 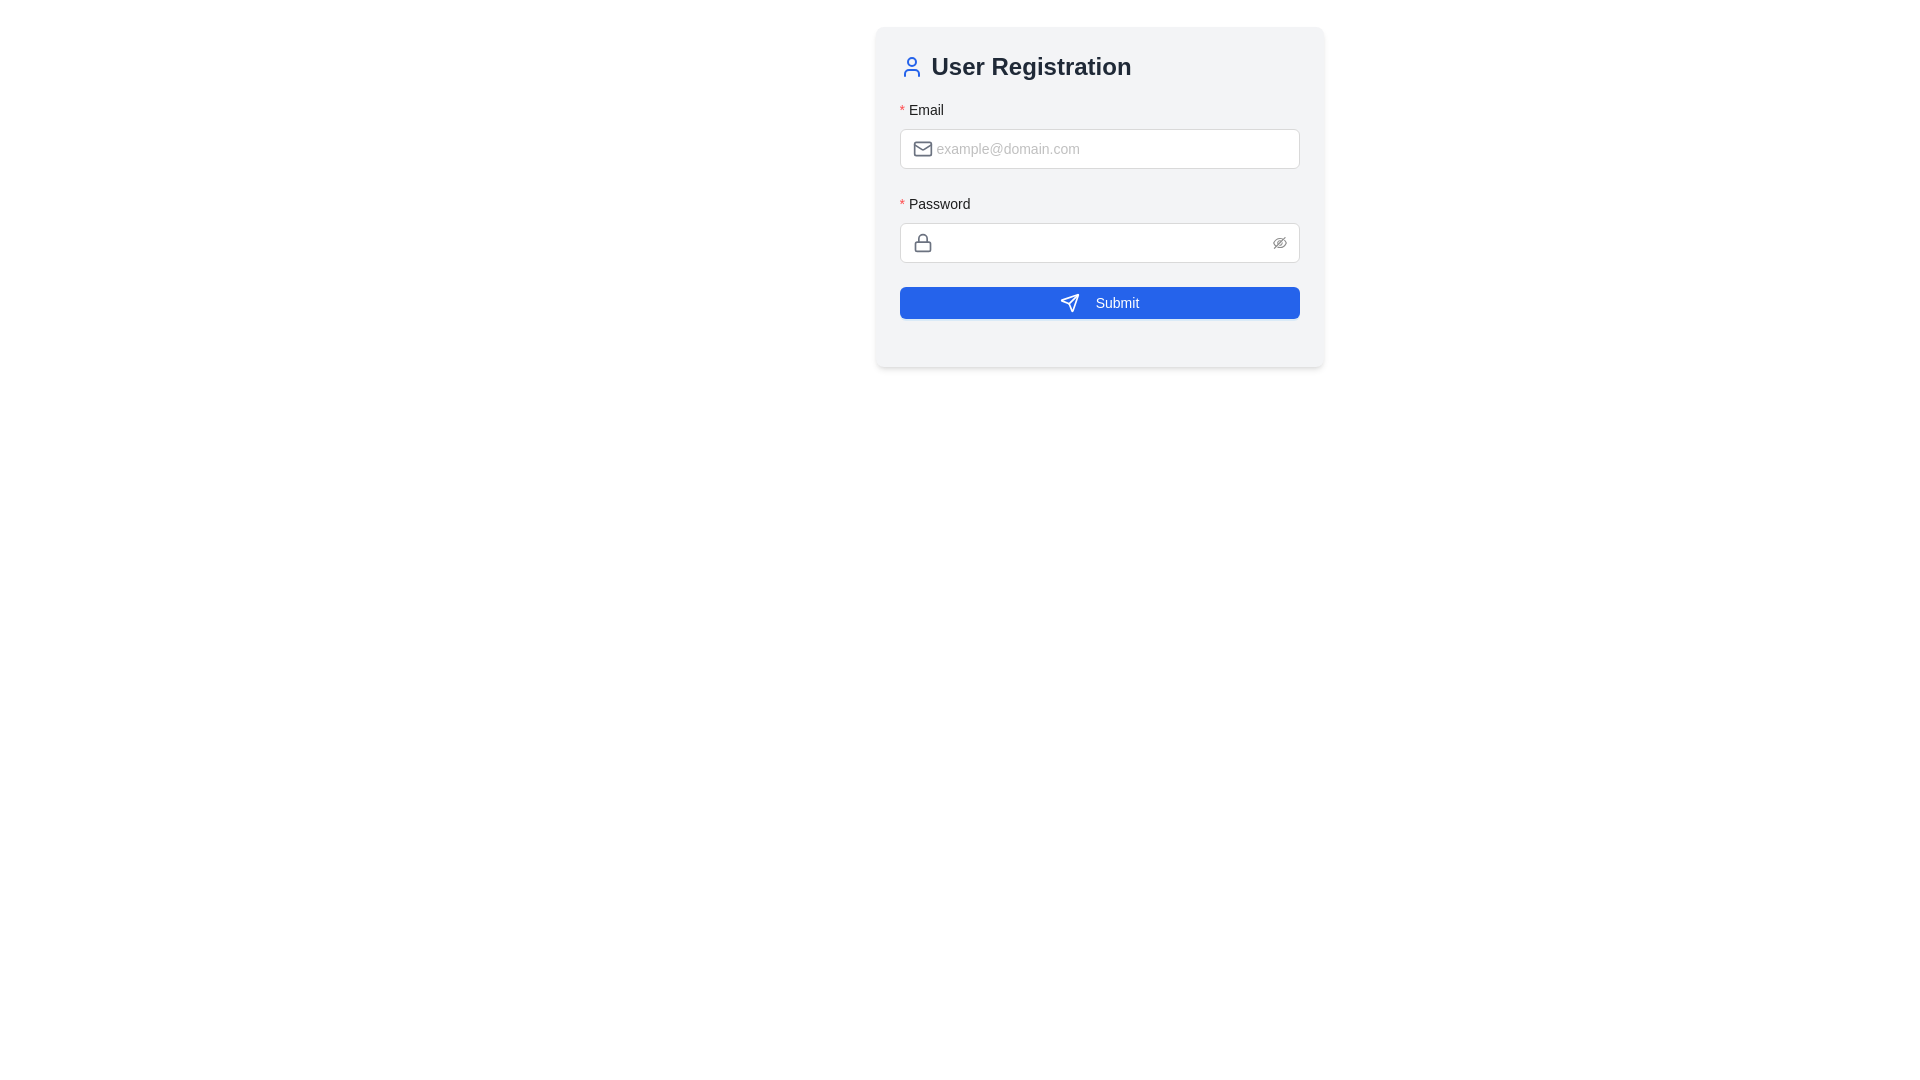 What do you see at coordinates (921, 242) in the screenshot?
I see `the lock icon at the start of the password input field, which visually indicates that the input is for entering a password` at bounding box center [921, 242].